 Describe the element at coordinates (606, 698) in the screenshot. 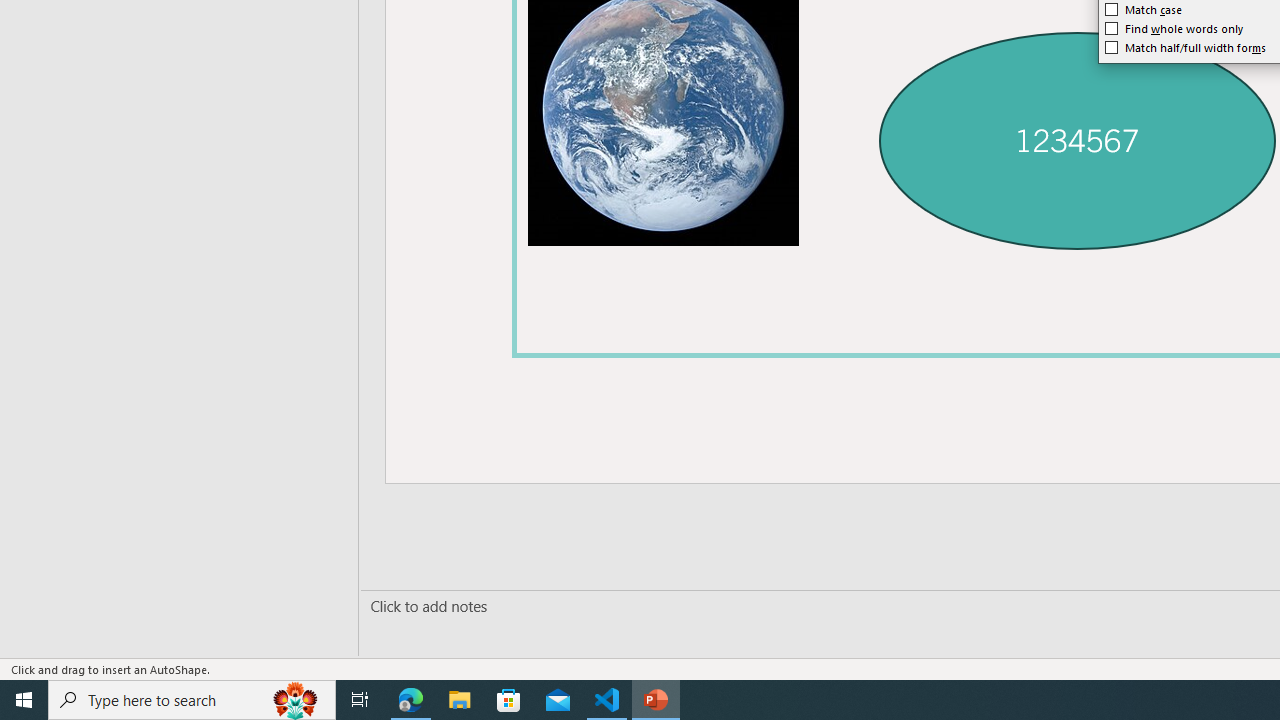

I see `'Visual Studio Code - 1 running window'` at that location.